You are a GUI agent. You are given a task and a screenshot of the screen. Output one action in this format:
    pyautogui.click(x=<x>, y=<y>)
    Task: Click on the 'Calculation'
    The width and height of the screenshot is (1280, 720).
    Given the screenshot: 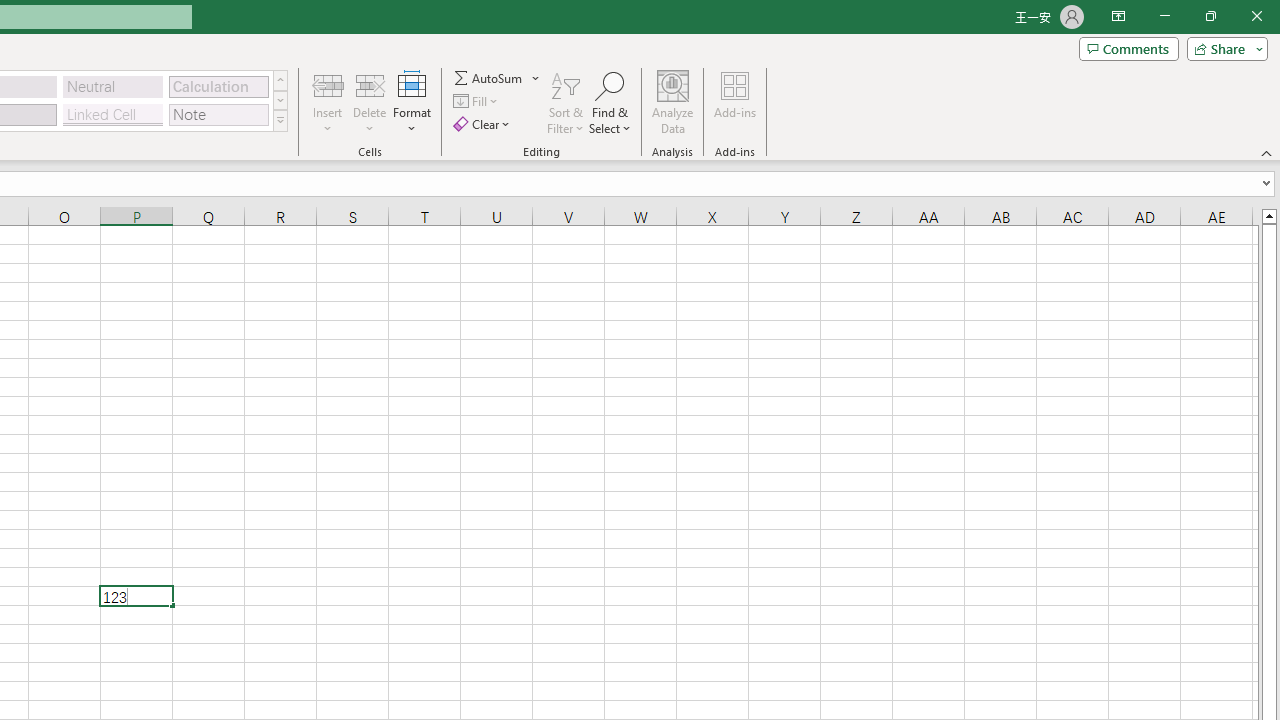 What is the action you would take?
    pyautogui.click(x=218, y=85)
    